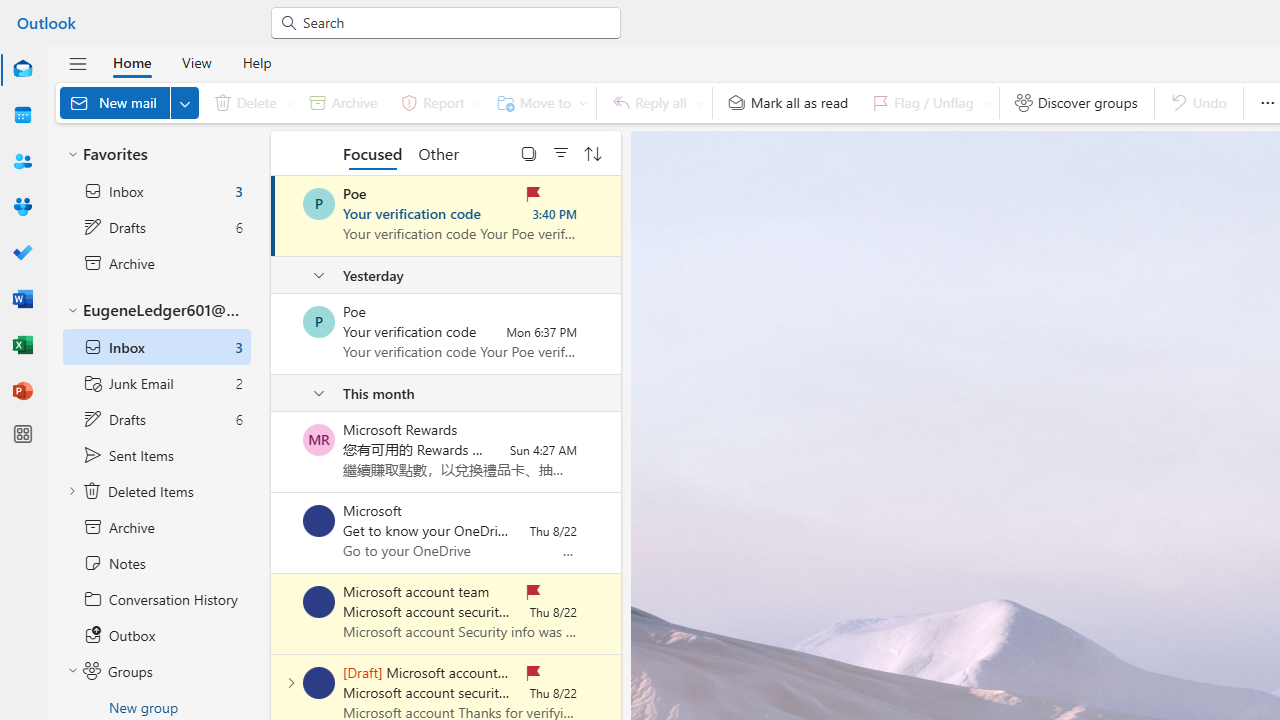  What do you see at coordinates (654, 102) in the screenshot?
I see `'Reply all'` at bounding box center [654, 102].